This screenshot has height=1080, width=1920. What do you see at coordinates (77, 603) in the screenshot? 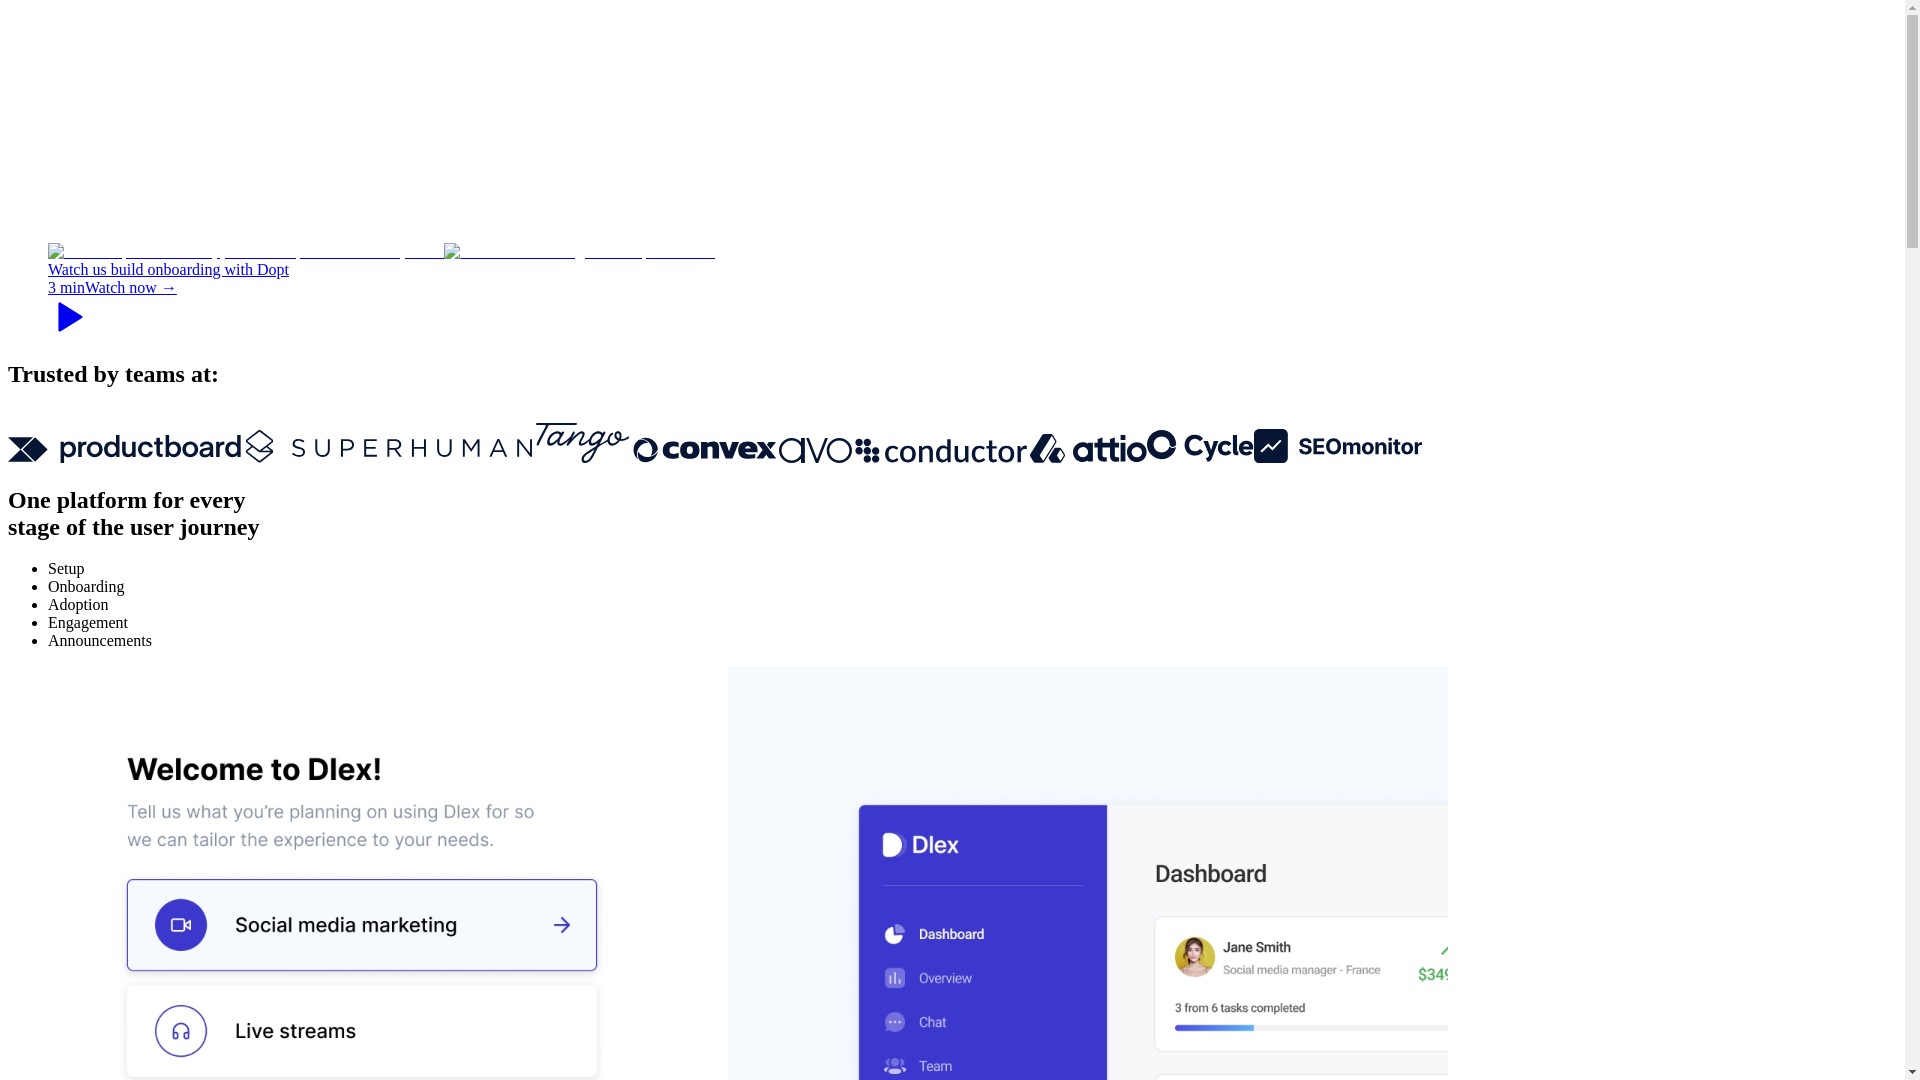
I see `'Adoption'` at bounding box center [77, 603].